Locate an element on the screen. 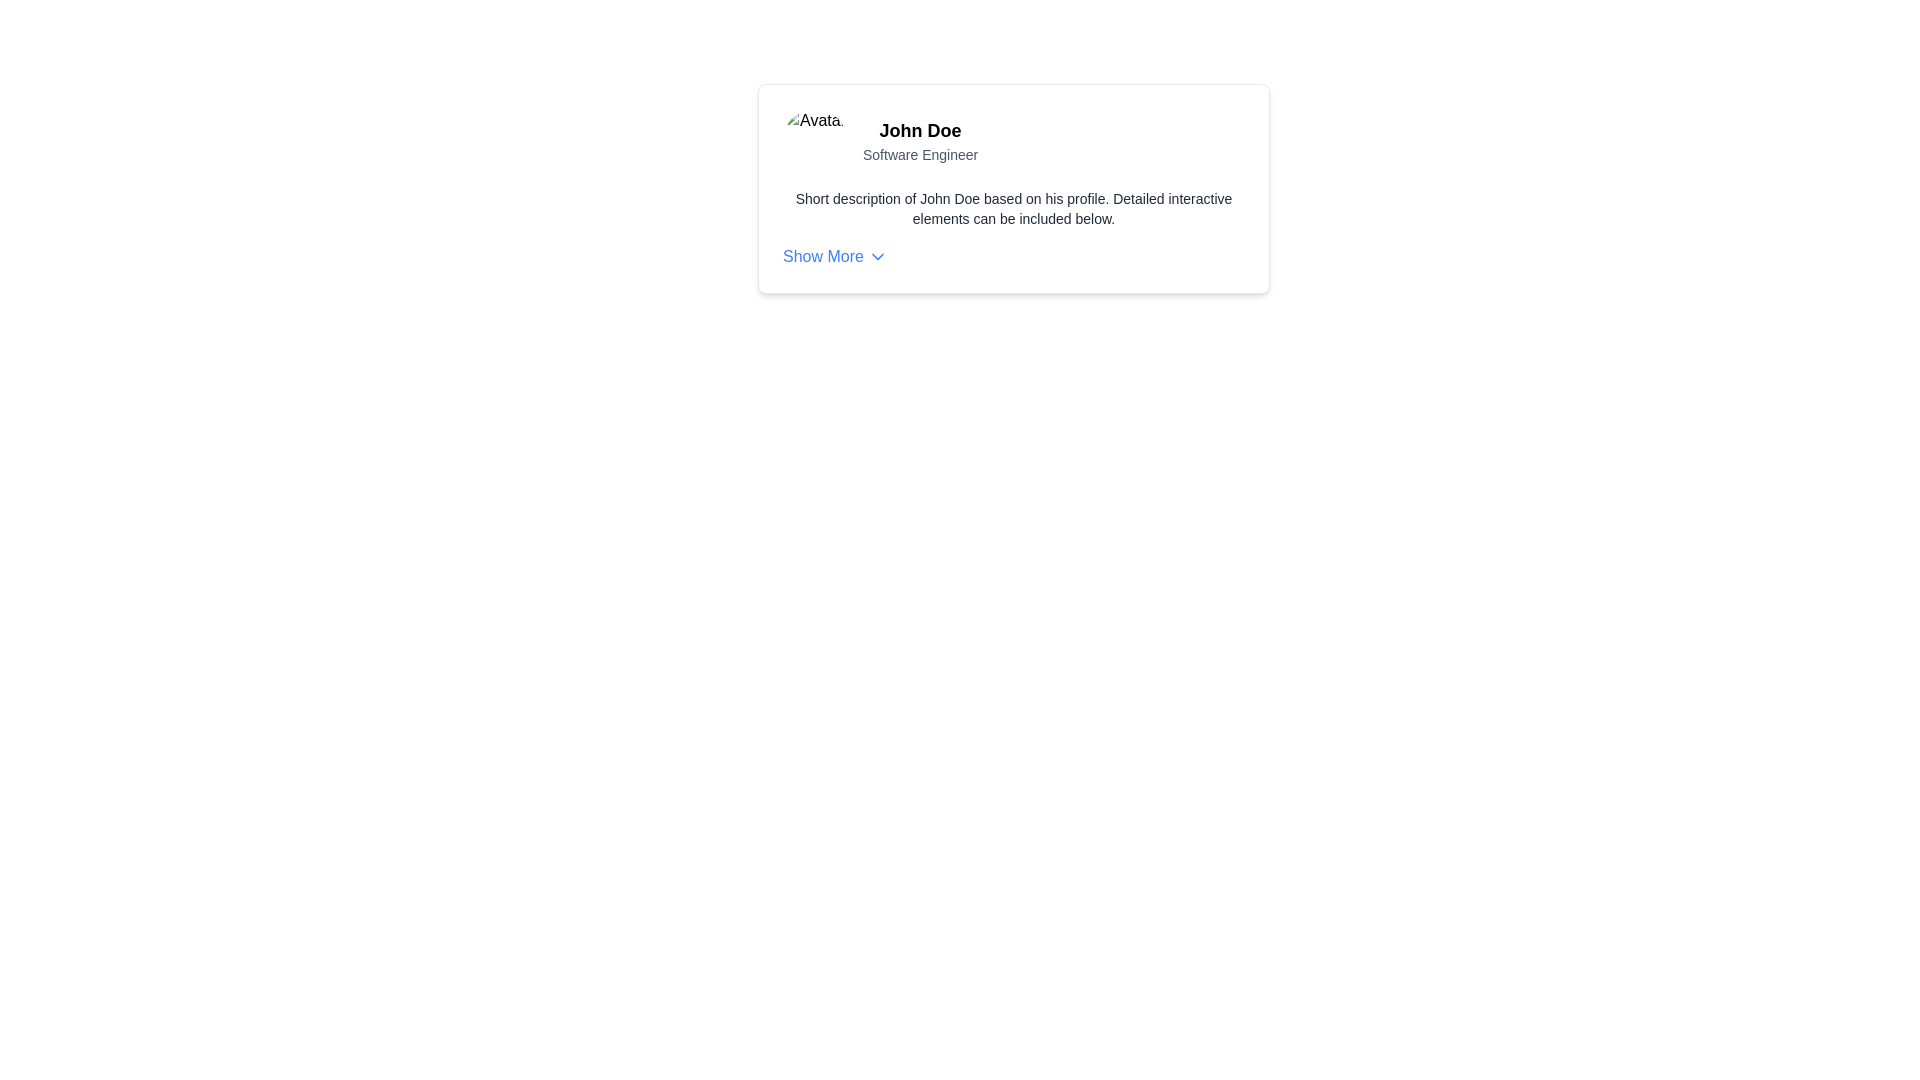 The height and width of the screenshot is (1080, 1920). the blue, underlined 'Show More' text link with a downward-pointing arrow icon is located at coordinates (835, 256).